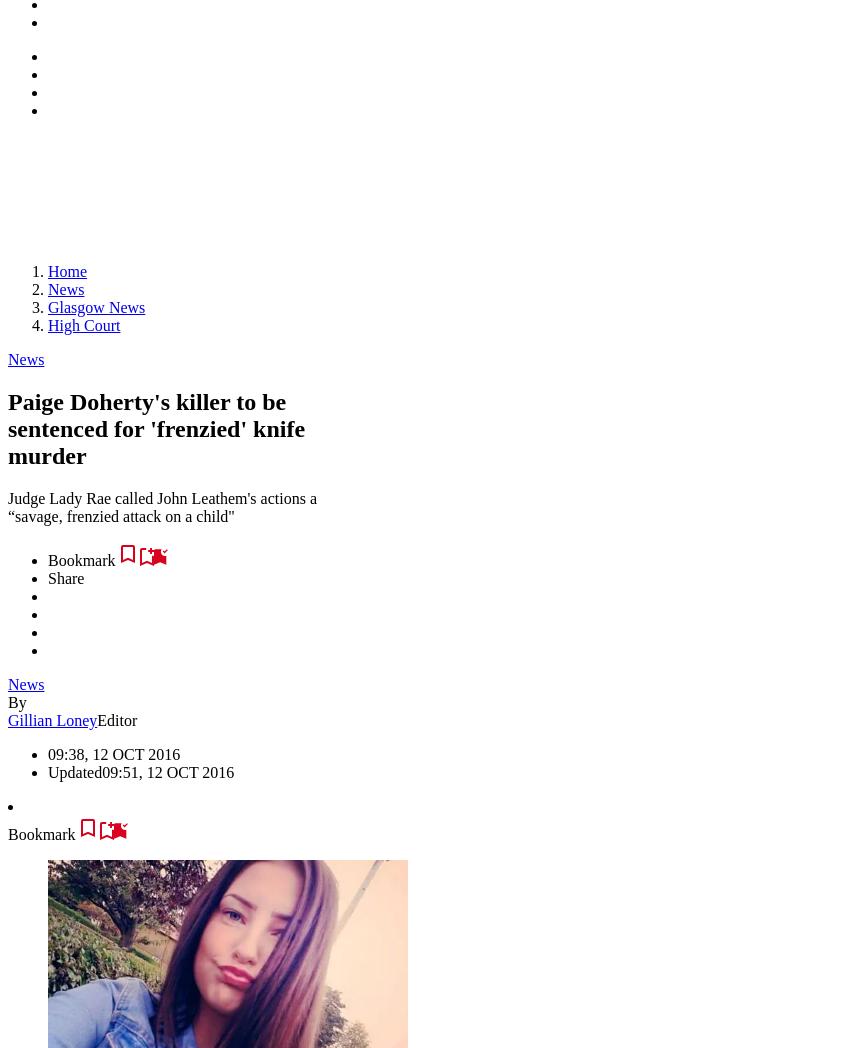 This screenshot has height=1048, width=858. Describe the element at coordinates (66, 270) in the screenshot. I see `'Home'` at that location.